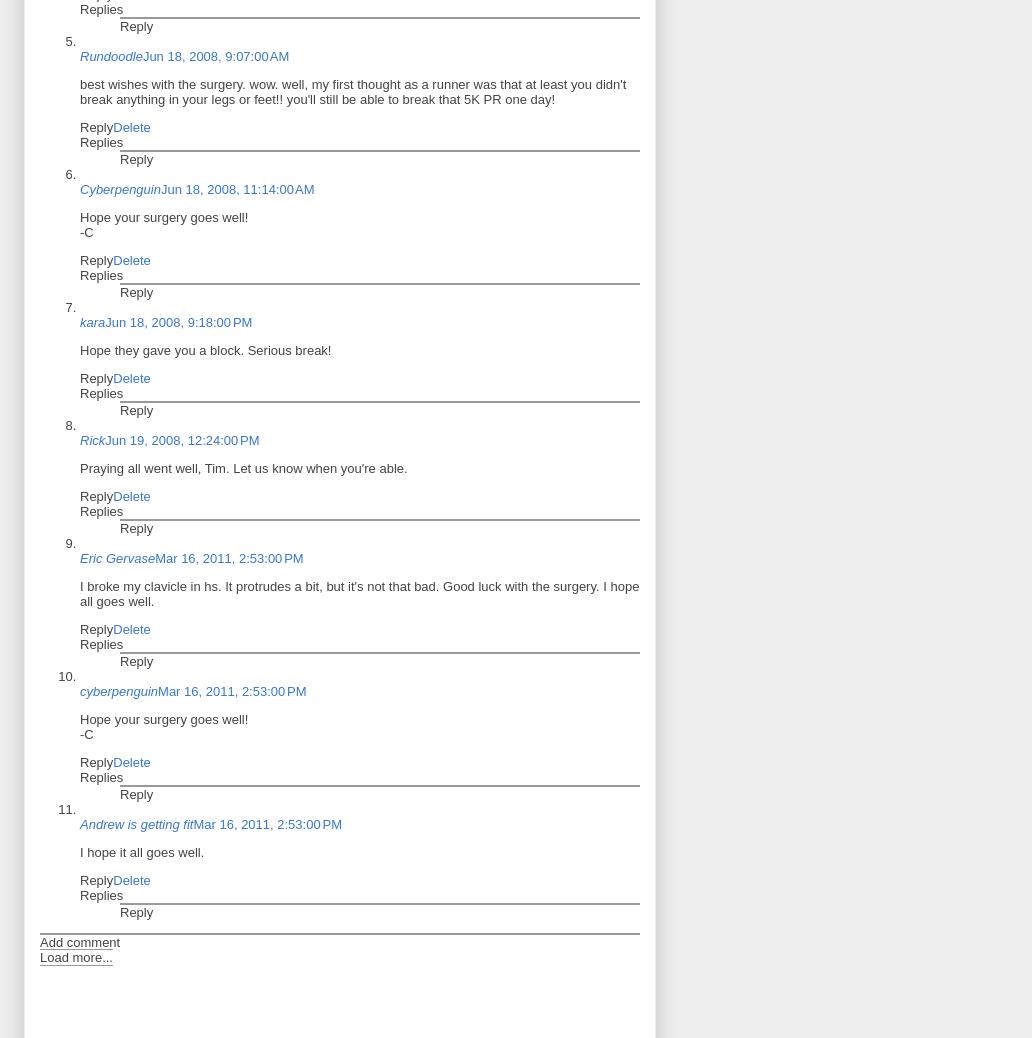 The height and width of the screenshot is (1038, 1032). Describe the element at coordinates (79, 941) in the screenshot. I see `'Add comment'` at that location.